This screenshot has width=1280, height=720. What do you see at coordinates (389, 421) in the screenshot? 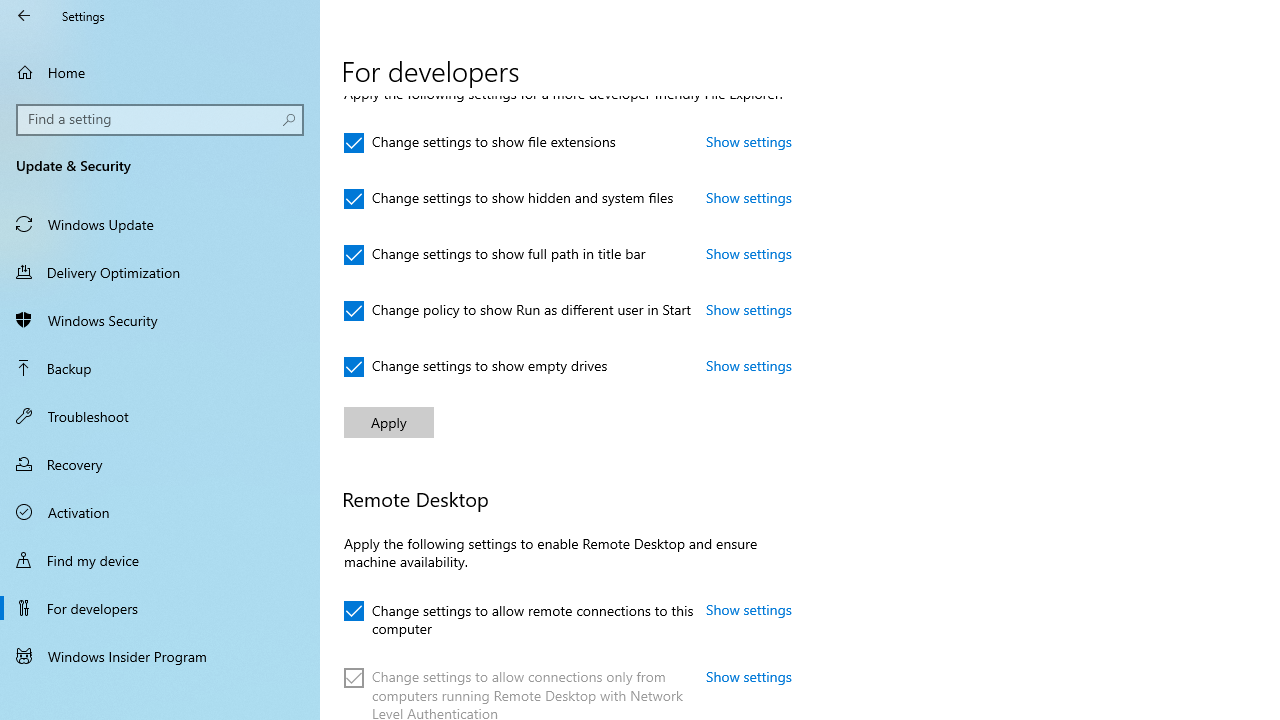
I see `'Apply'` at bounding box center [389, 421].